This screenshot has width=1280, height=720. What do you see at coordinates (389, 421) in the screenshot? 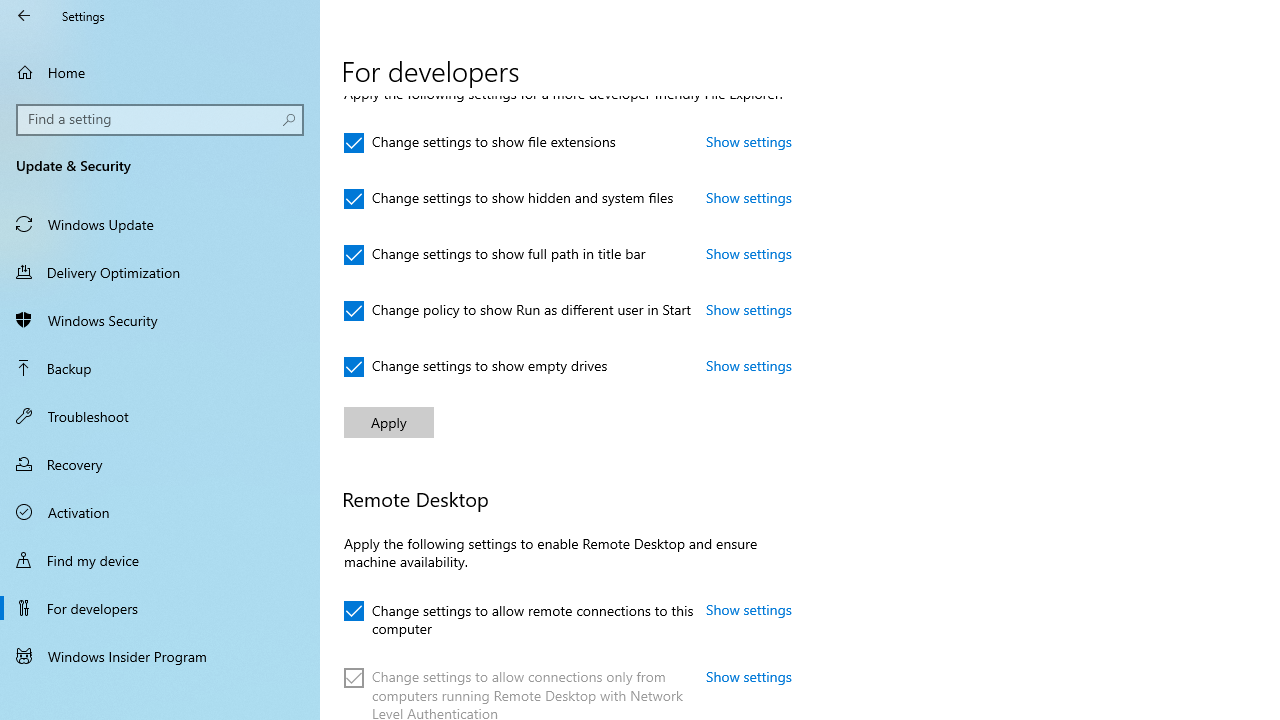
I see `'Apply'` at bounding box center [389, 421].